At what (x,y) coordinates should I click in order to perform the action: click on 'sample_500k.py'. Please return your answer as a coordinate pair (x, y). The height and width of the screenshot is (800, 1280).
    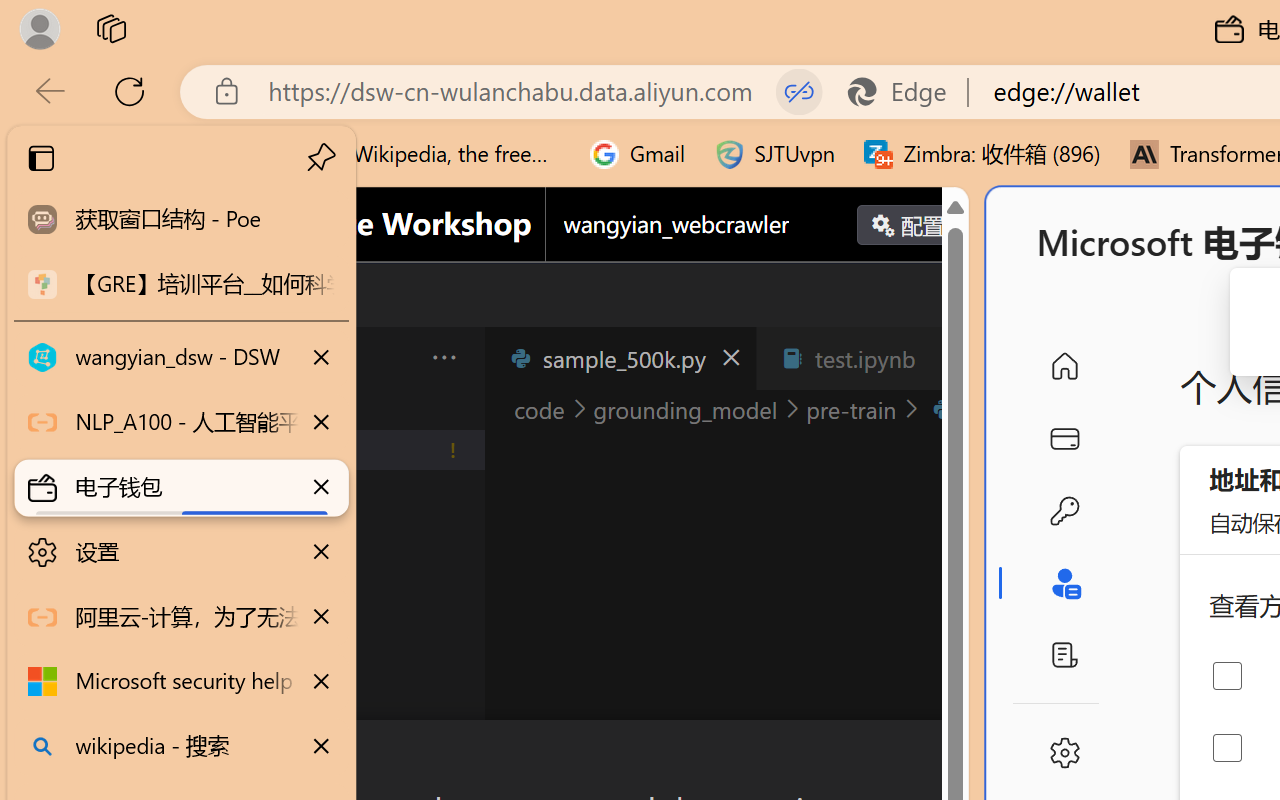
    Looking at the image, I should click on (619, 358).